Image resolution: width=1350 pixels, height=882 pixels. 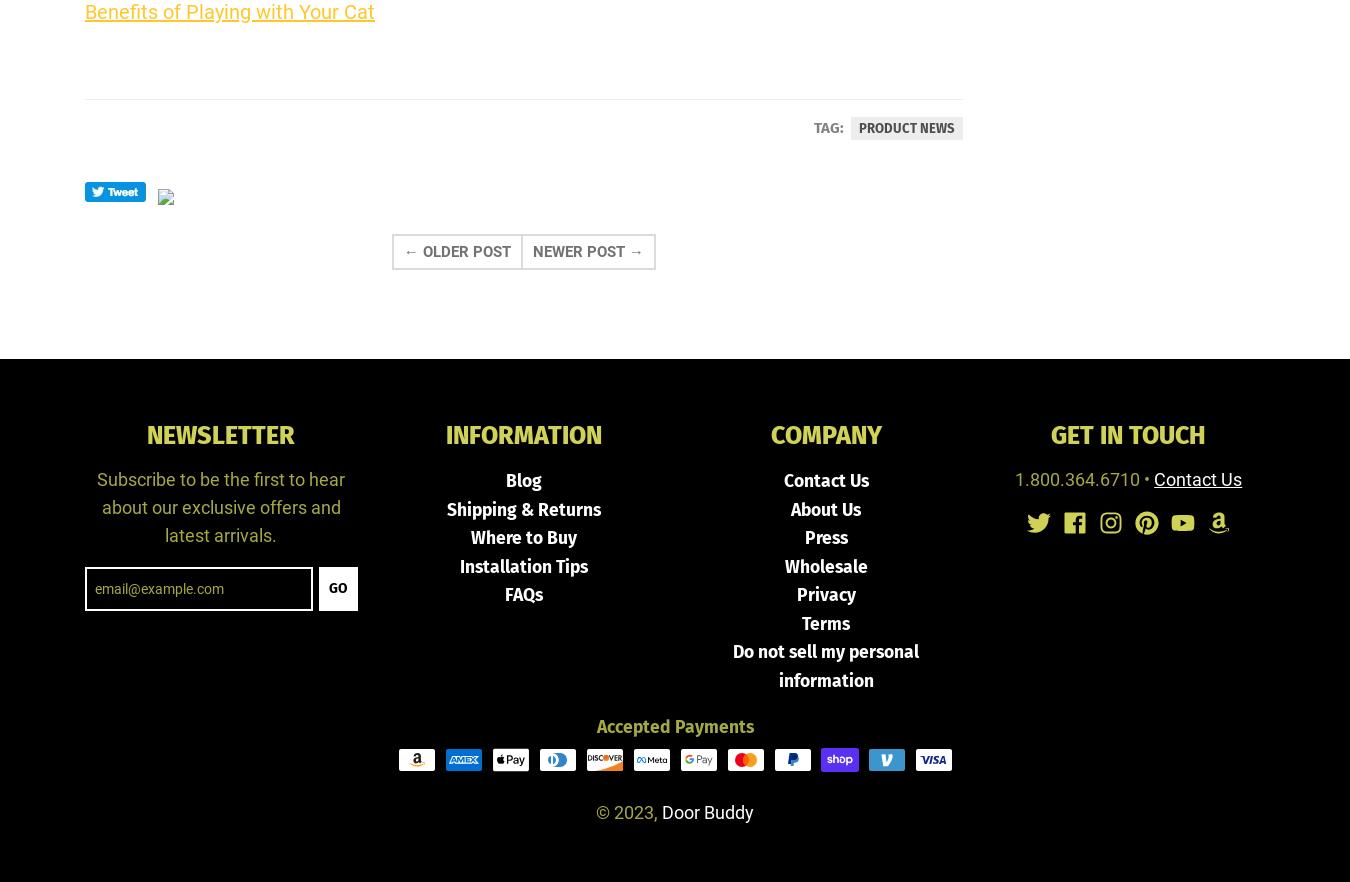 I want to click on 'Blog', so click(x=521, y=480).